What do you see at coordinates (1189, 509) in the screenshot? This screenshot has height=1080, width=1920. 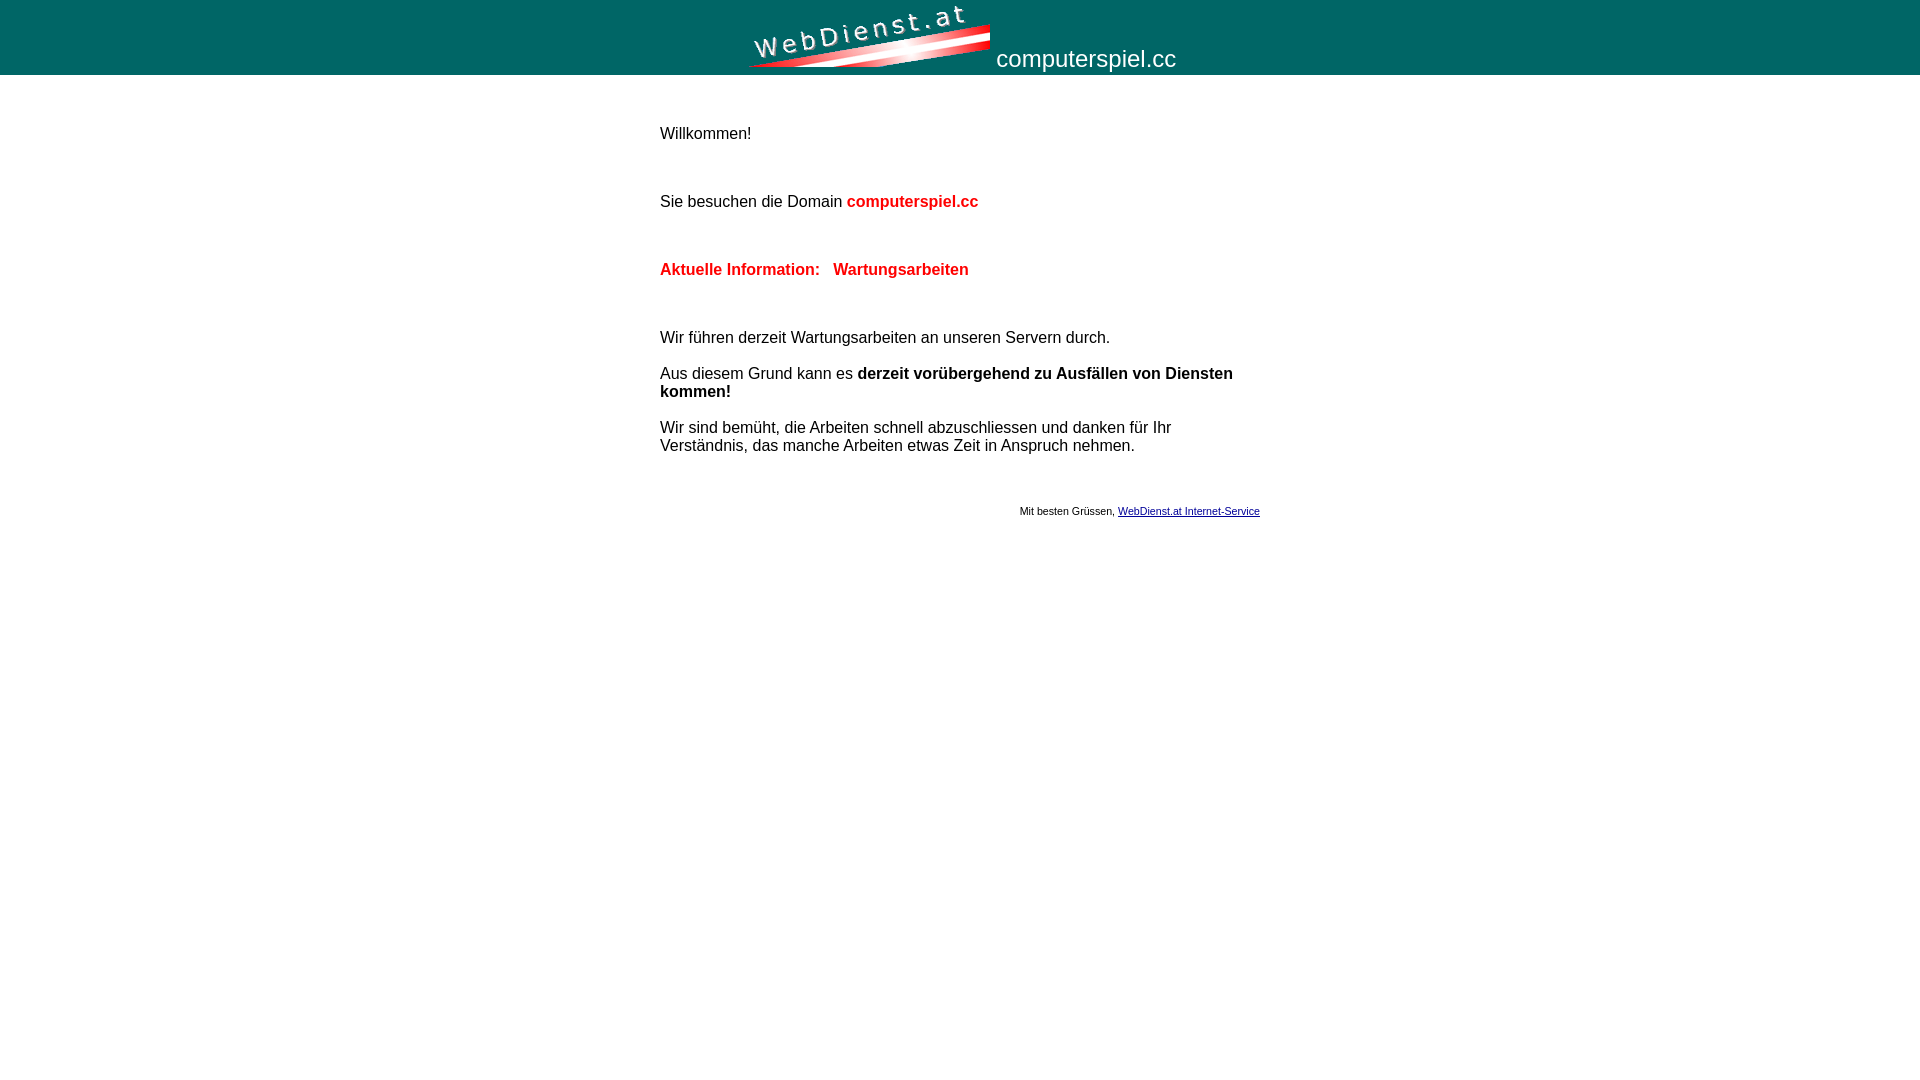 I see `'WebDienst.at Internet-Service'` at bounding box center [1189, 509].